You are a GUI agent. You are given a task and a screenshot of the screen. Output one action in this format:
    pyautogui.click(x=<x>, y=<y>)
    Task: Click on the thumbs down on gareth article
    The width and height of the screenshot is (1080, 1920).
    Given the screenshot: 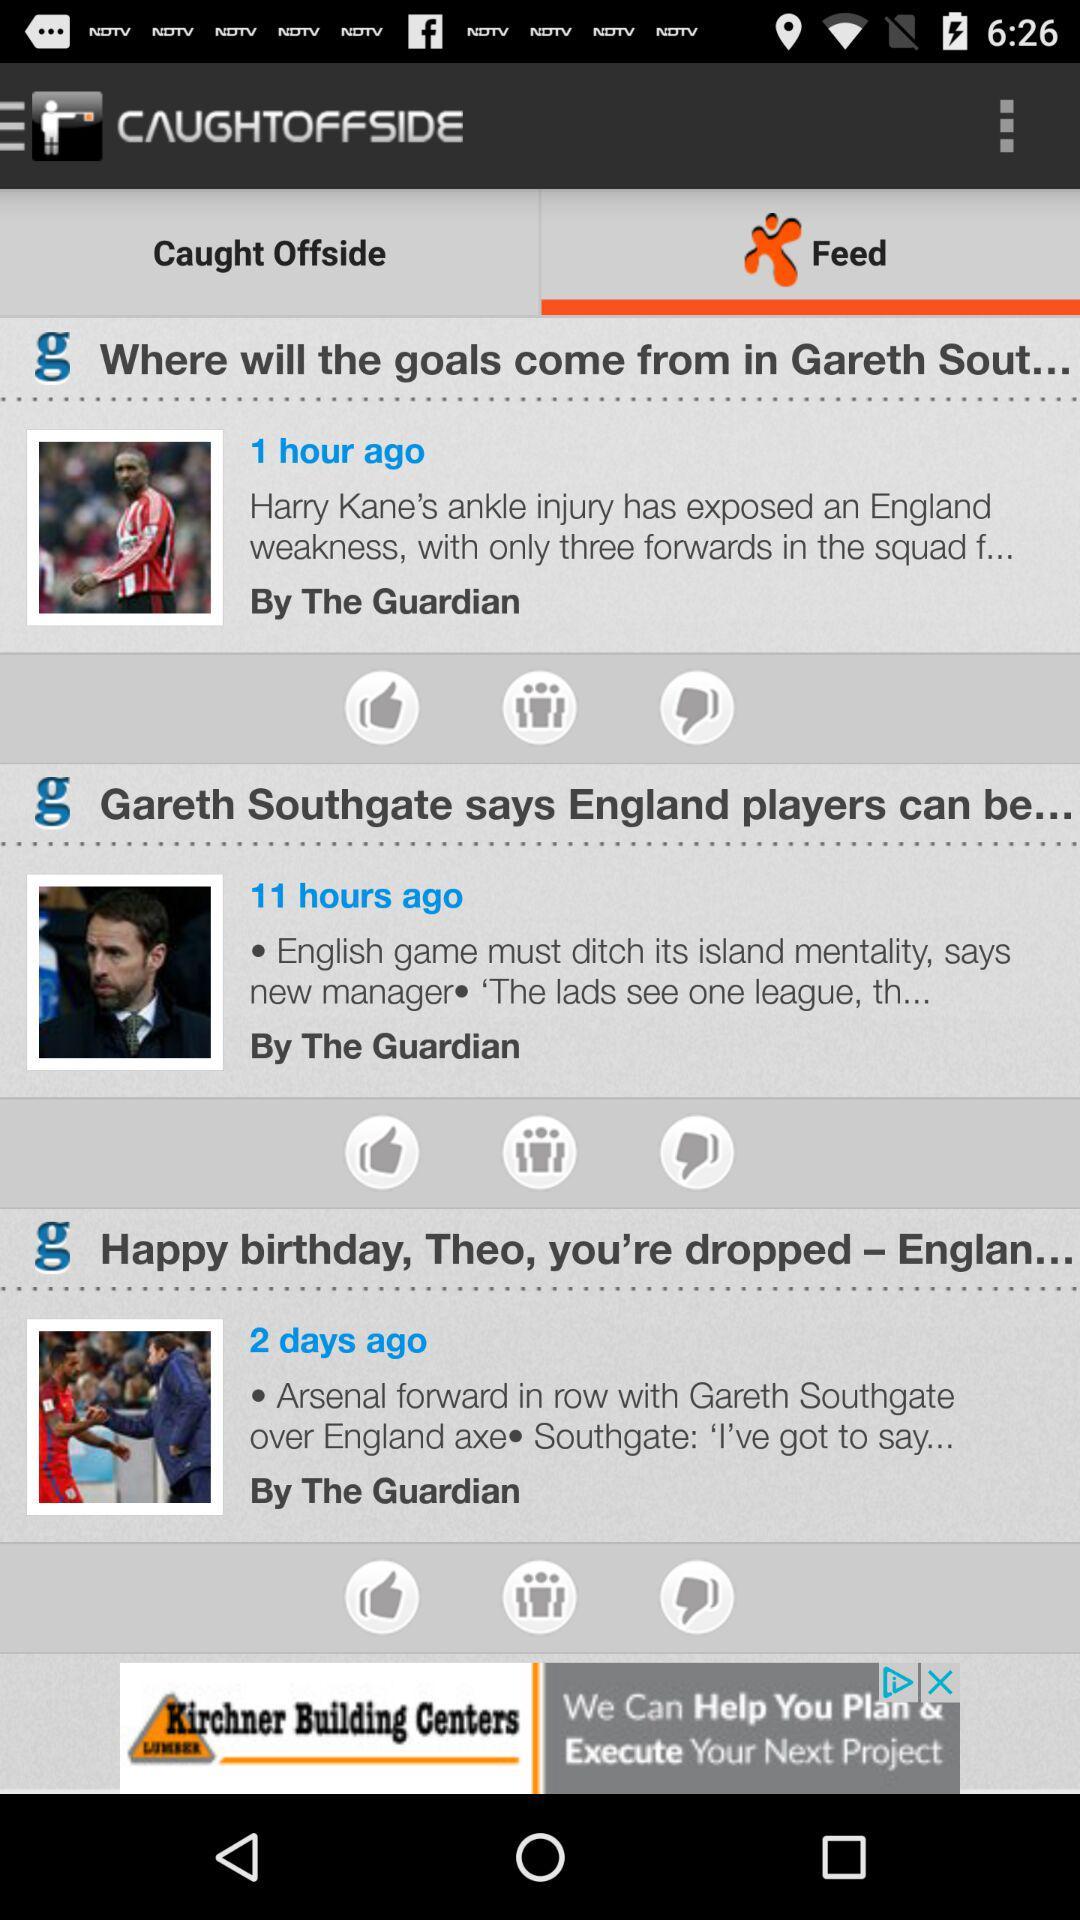 What is the action you would take?
    pyautogui.click(x=696, y=1152)
    